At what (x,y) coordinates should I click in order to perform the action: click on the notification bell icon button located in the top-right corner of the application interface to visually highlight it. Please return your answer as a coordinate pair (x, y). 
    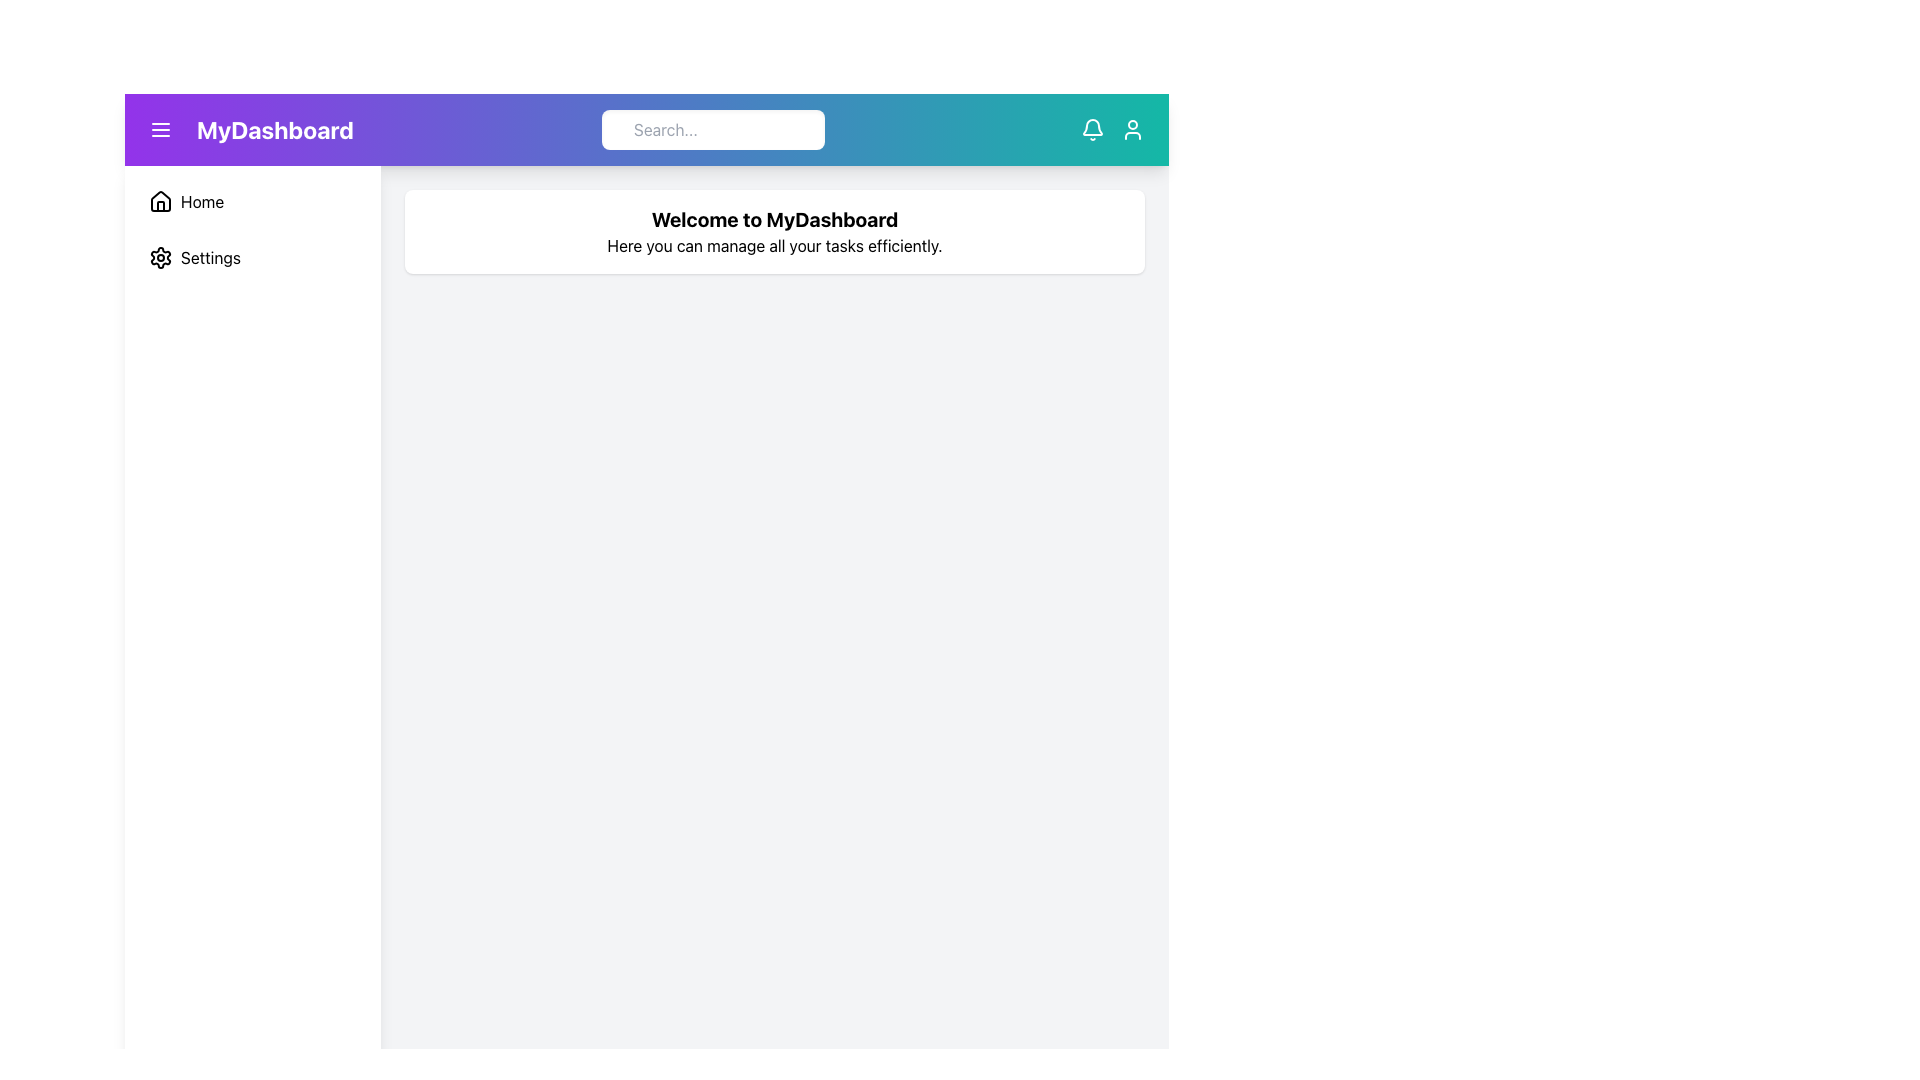
    Looking at the image, I should click on (1092, 130).